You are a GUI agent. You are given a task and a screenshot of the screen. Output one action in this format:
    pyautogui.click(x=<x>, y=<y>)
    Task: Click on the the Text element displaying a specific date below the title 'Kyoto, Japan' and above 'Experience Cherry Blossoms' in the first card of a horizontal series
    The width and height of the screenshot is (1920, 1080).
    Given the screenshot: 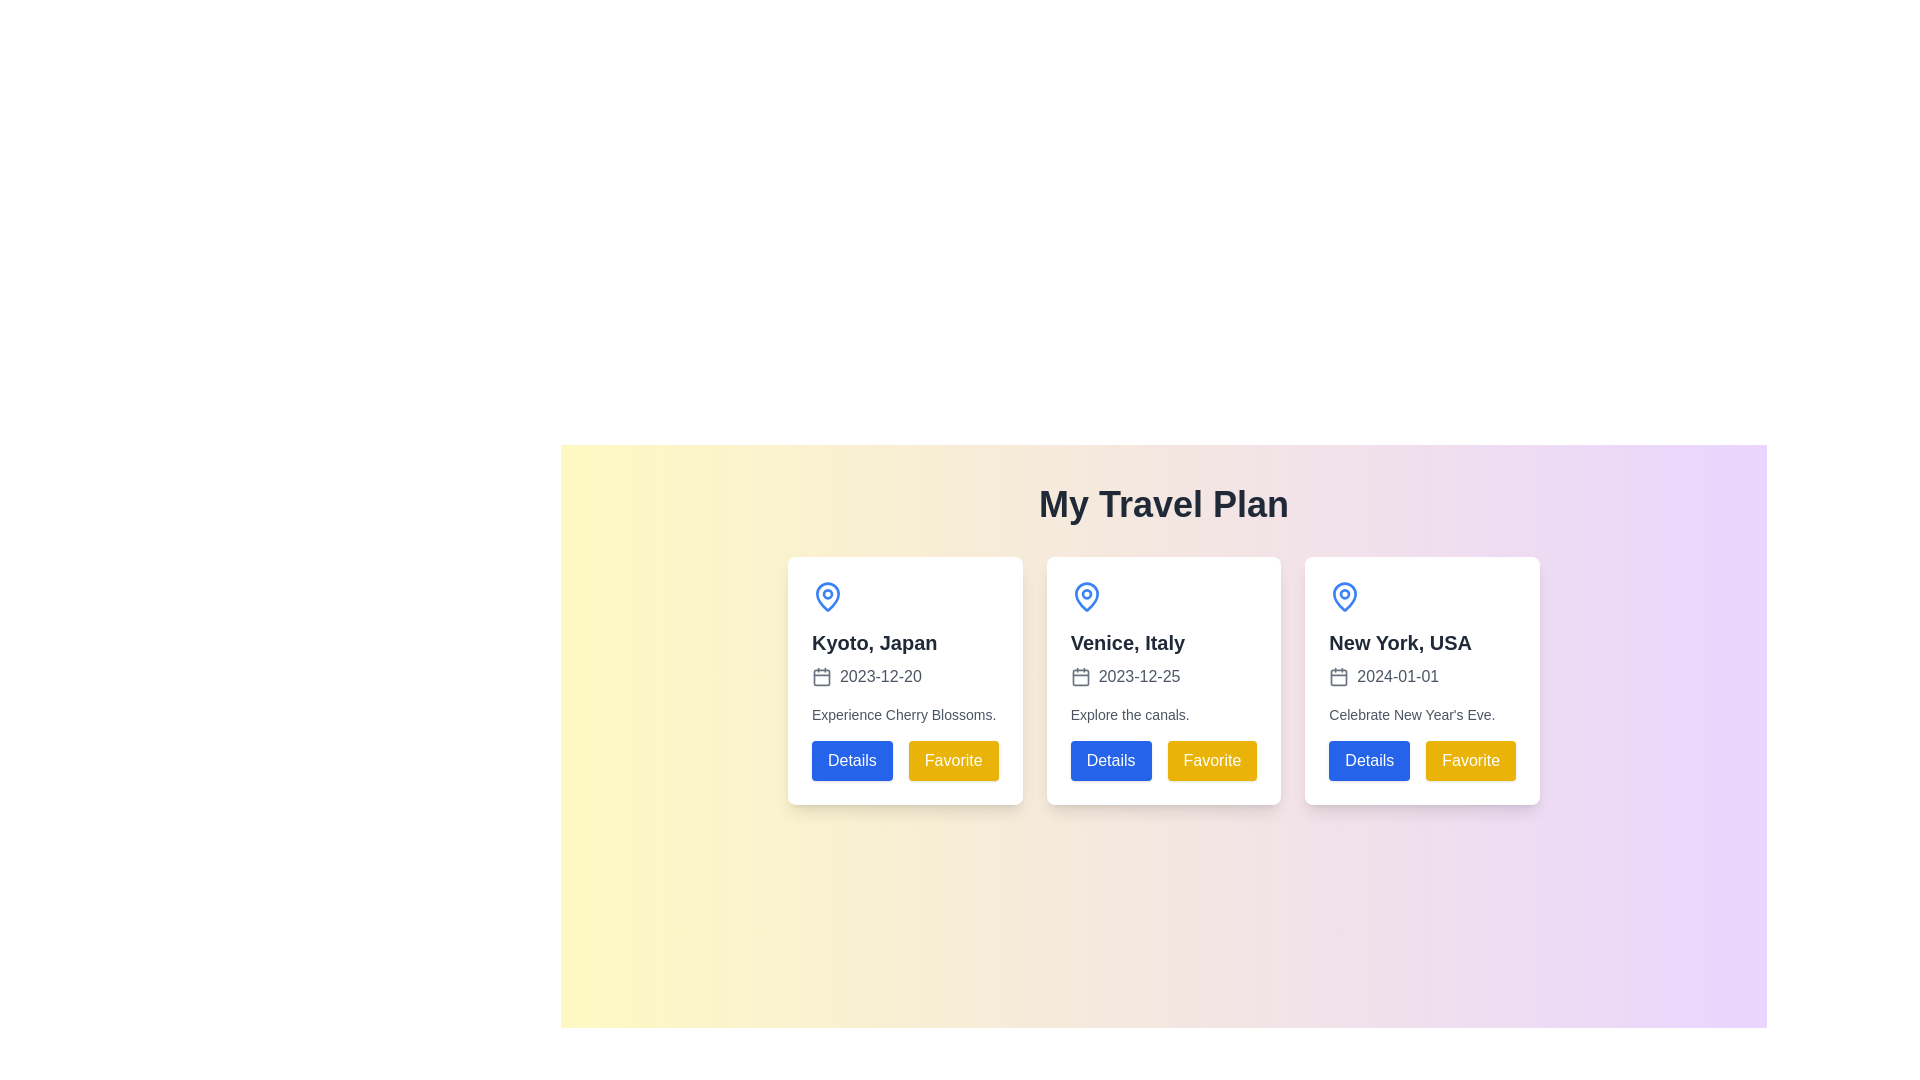 What is the action you would take?
    pyautogui.click(x=866, y=676)
    